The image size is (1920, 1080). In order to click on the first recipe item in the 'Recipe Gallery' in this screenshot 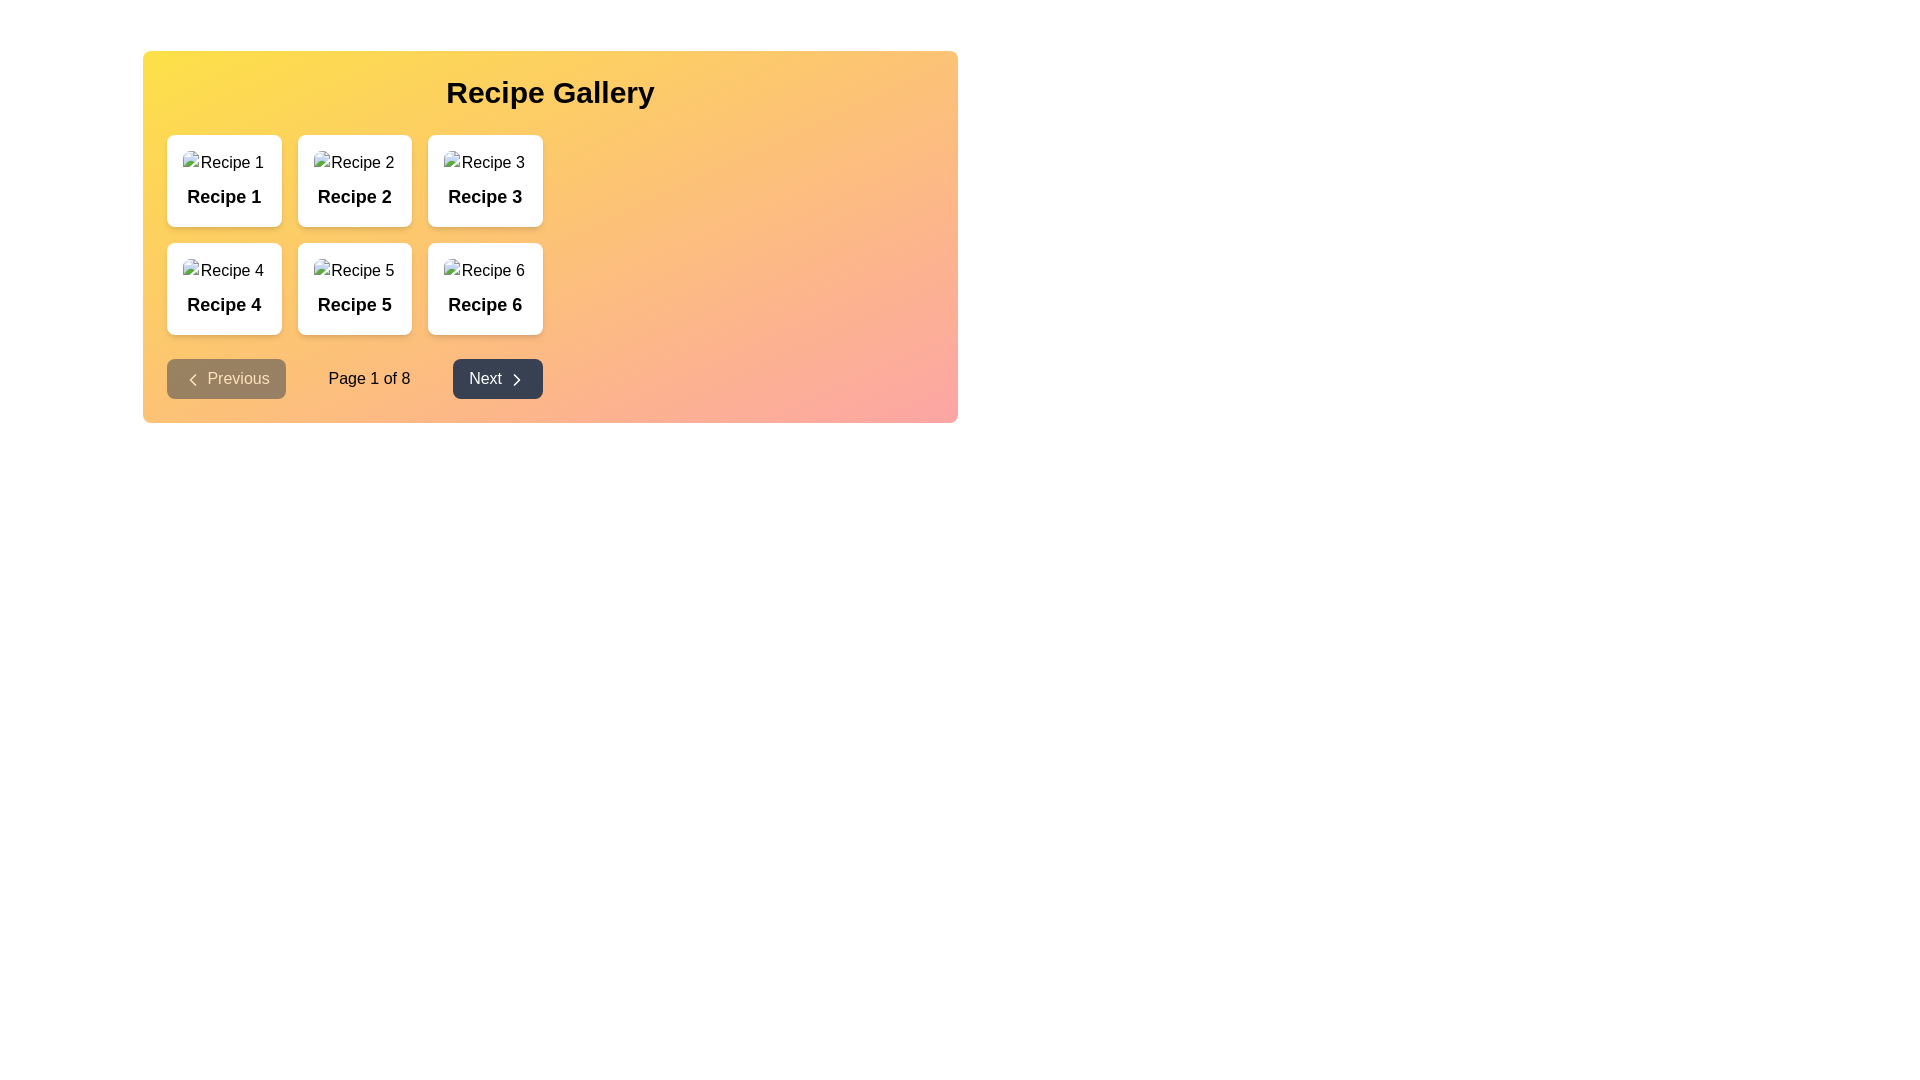, I will do `click(224, 181)`.